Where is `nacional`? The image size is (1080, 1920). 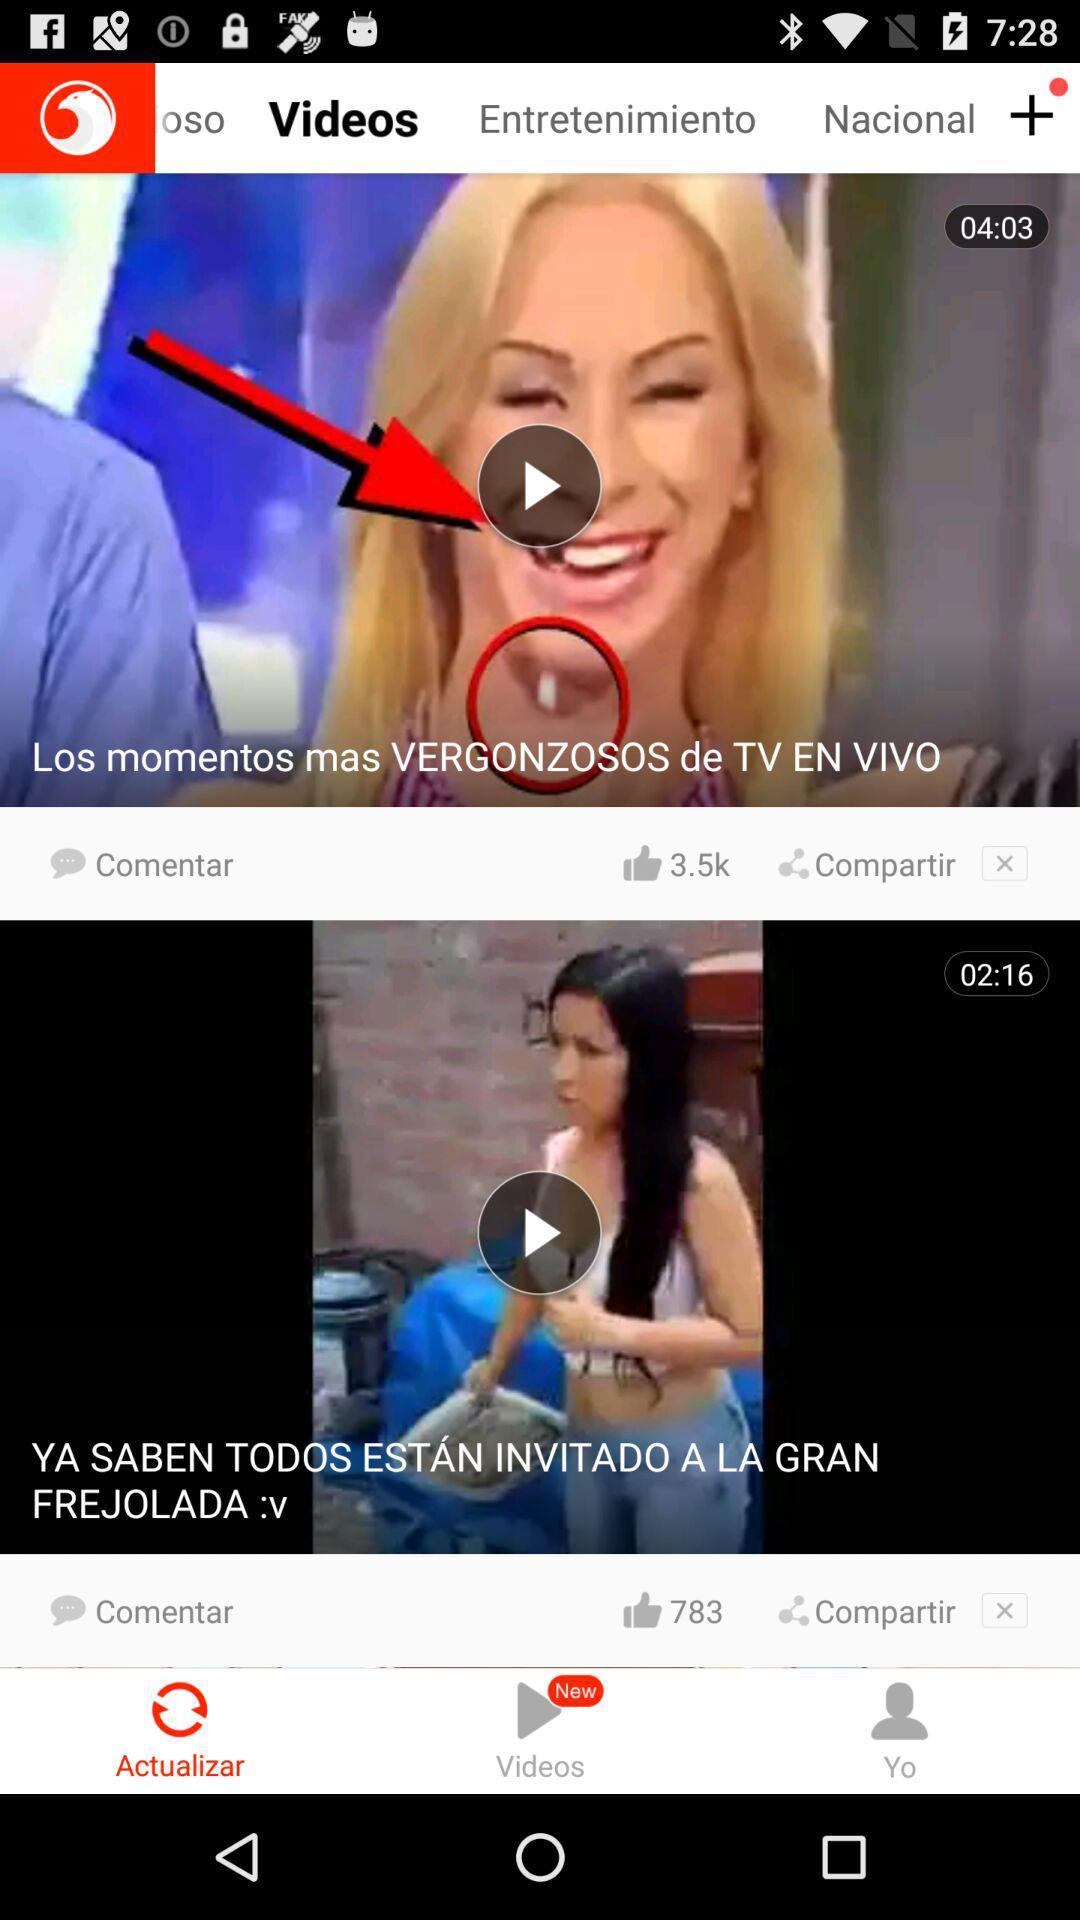 nacional is located at coordinates (902, 117).